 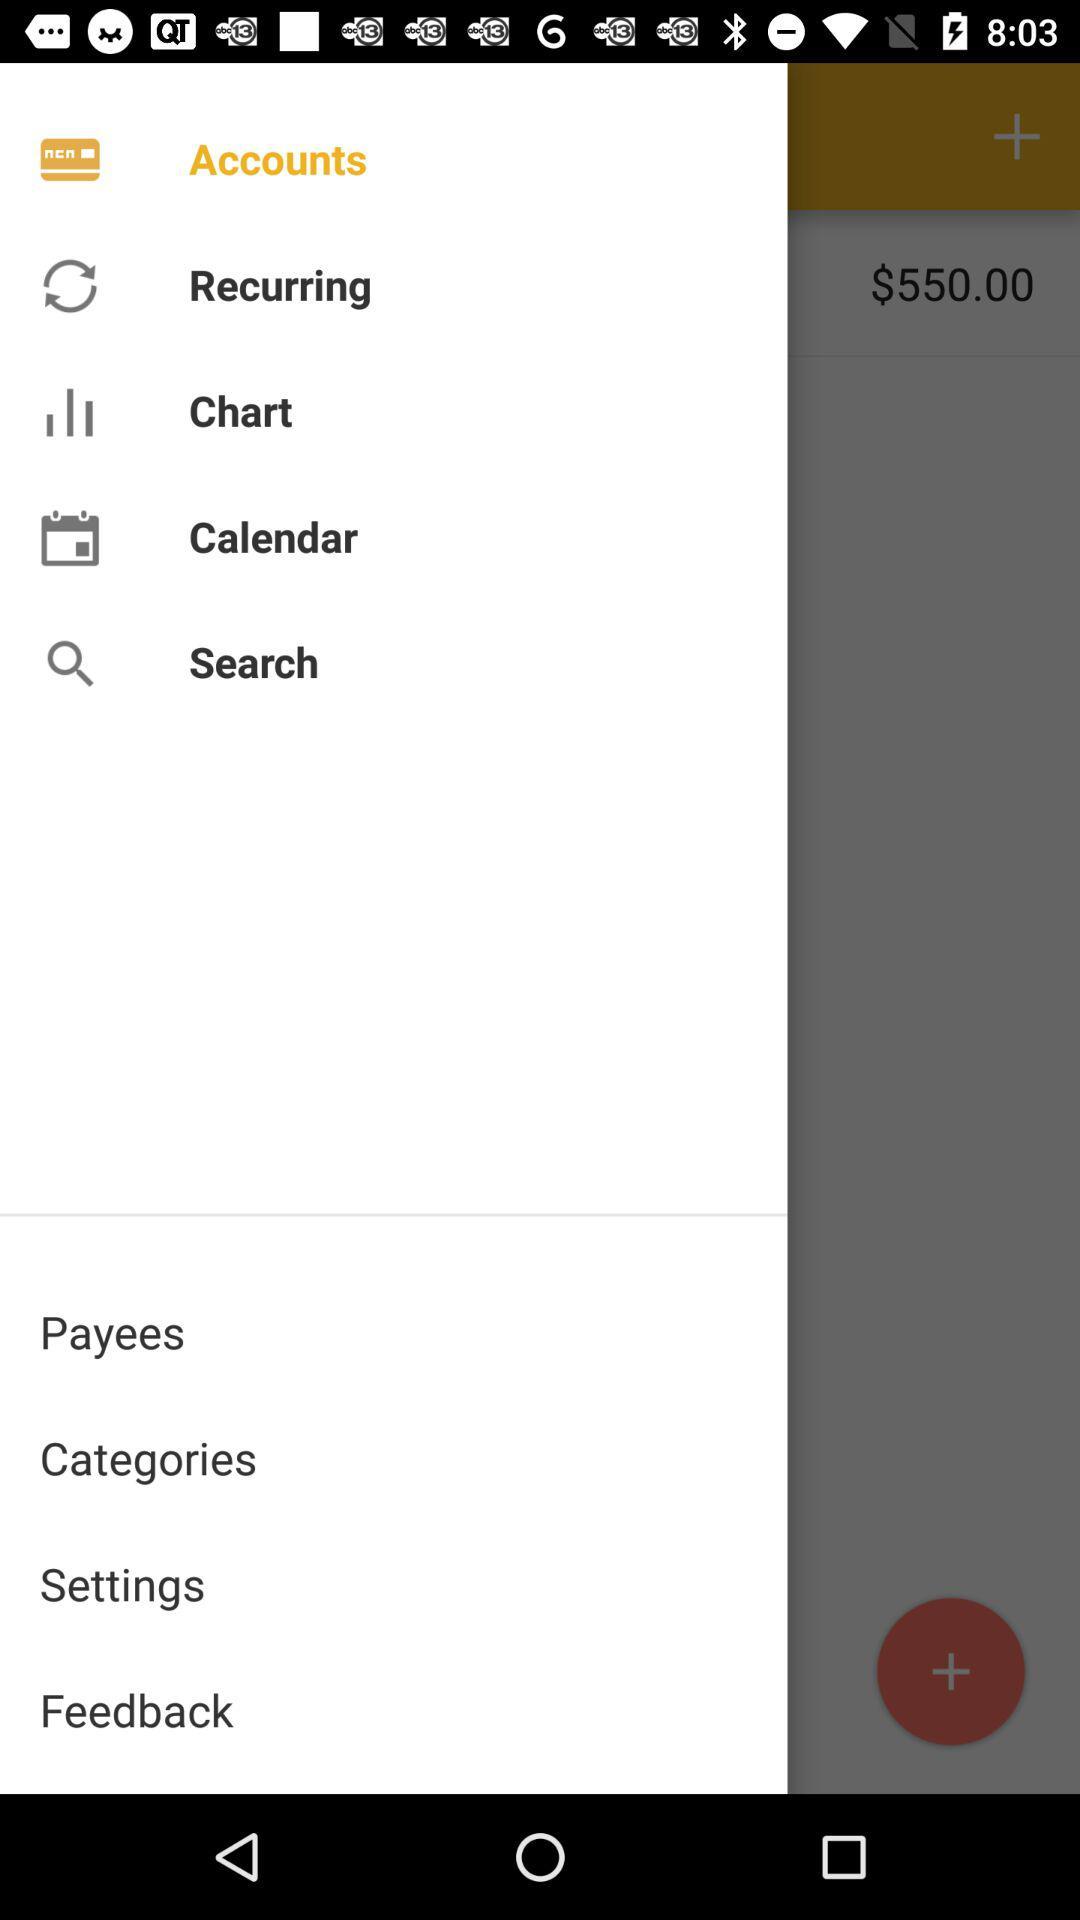 I want to click on the add icon, so click(x=950, y=1672).